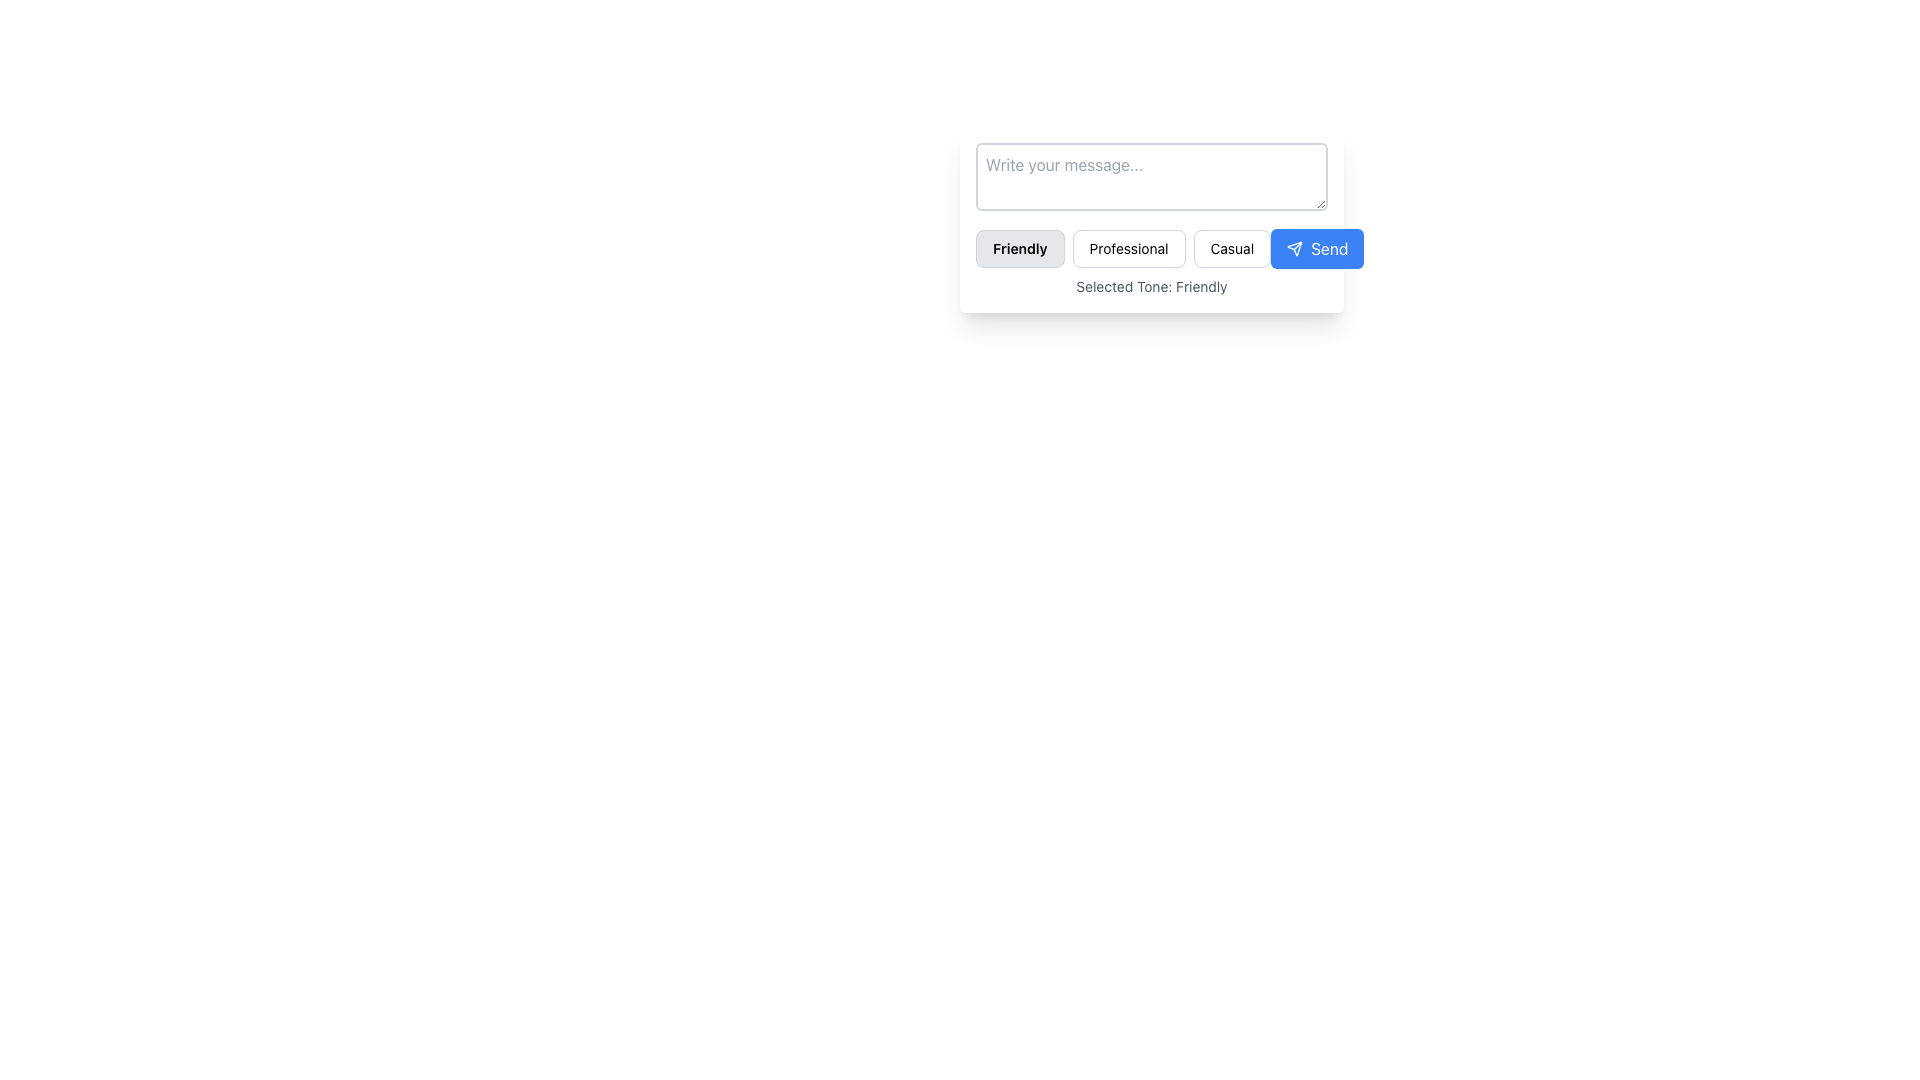 This screenshot has height=1080, width=1920. What do you see at coordinates (1231, 248) in the screenshot?
I see `the button labeled 'Casual'` at bounding box center [1231, 248].